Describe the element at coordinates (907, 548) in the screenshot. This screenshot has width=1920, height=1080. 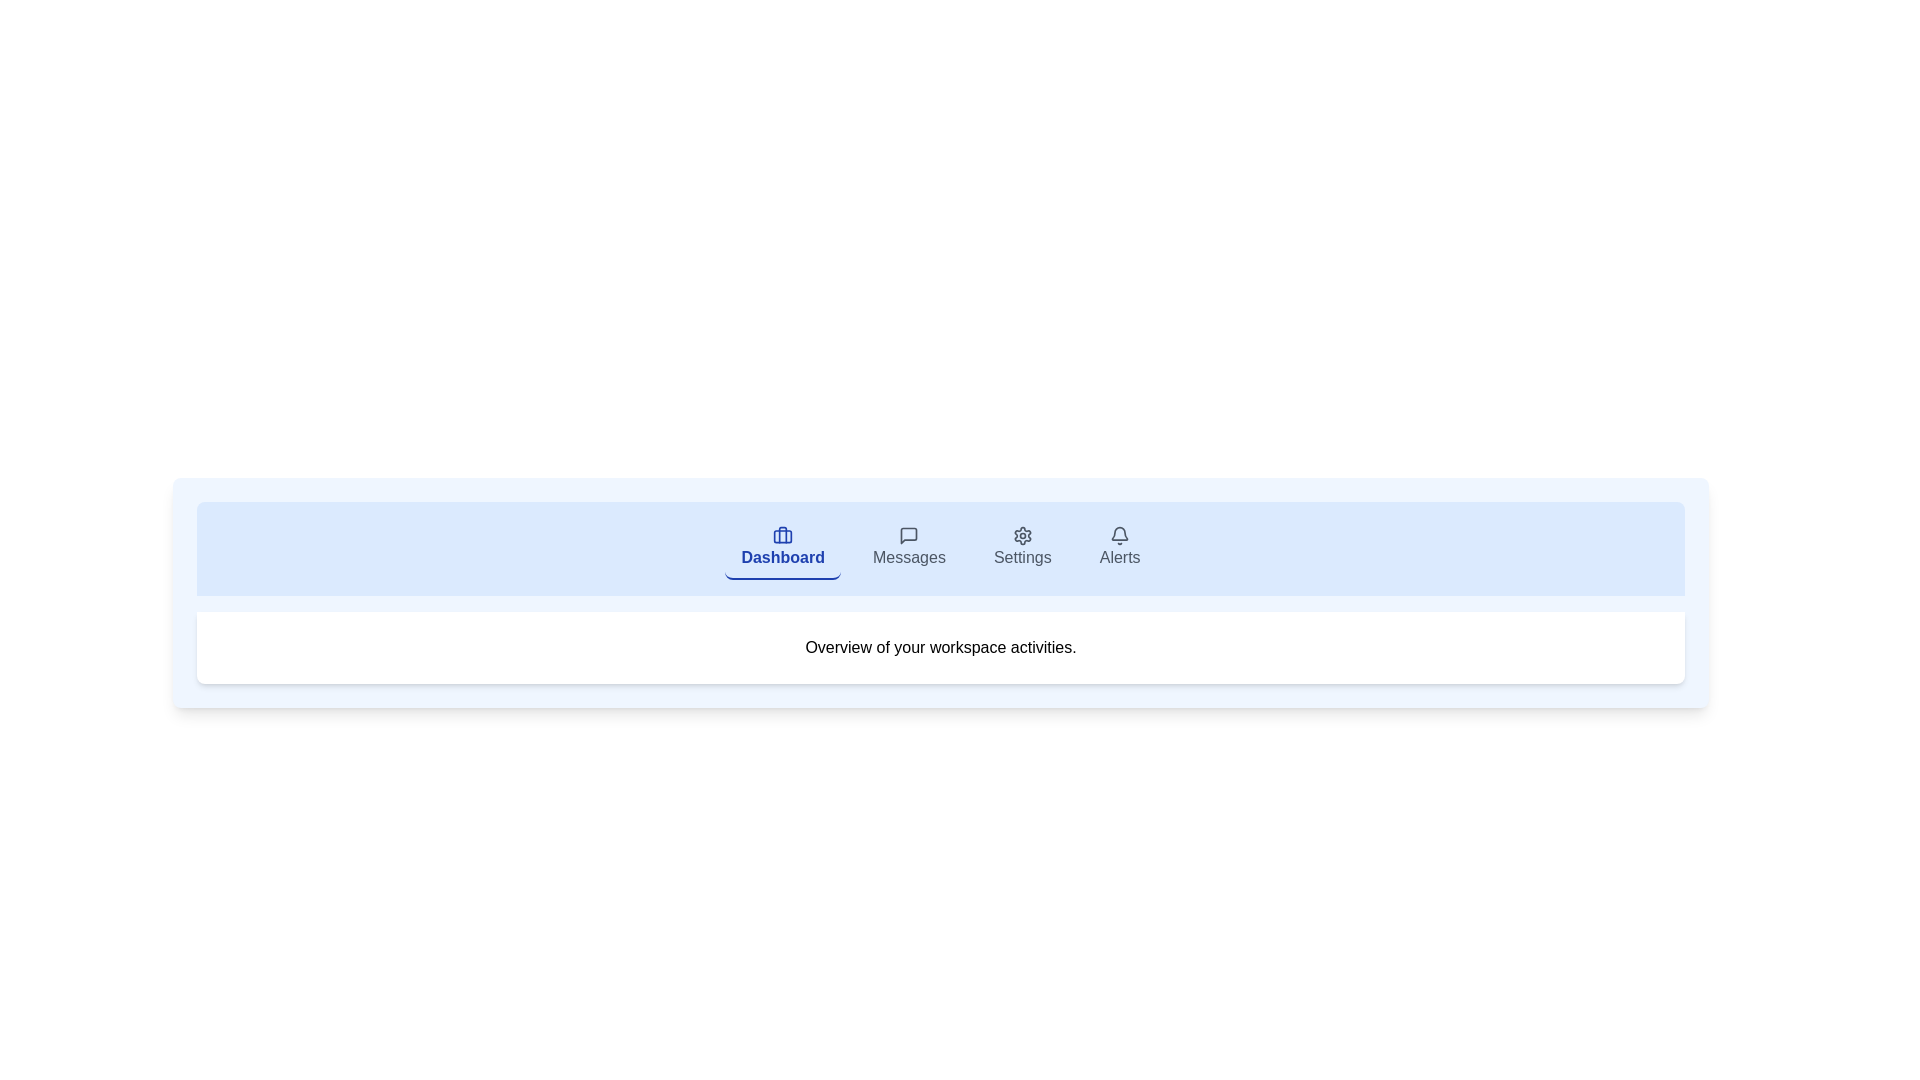
I see `the tab labeled Messages to observe visual feedback` at that location.